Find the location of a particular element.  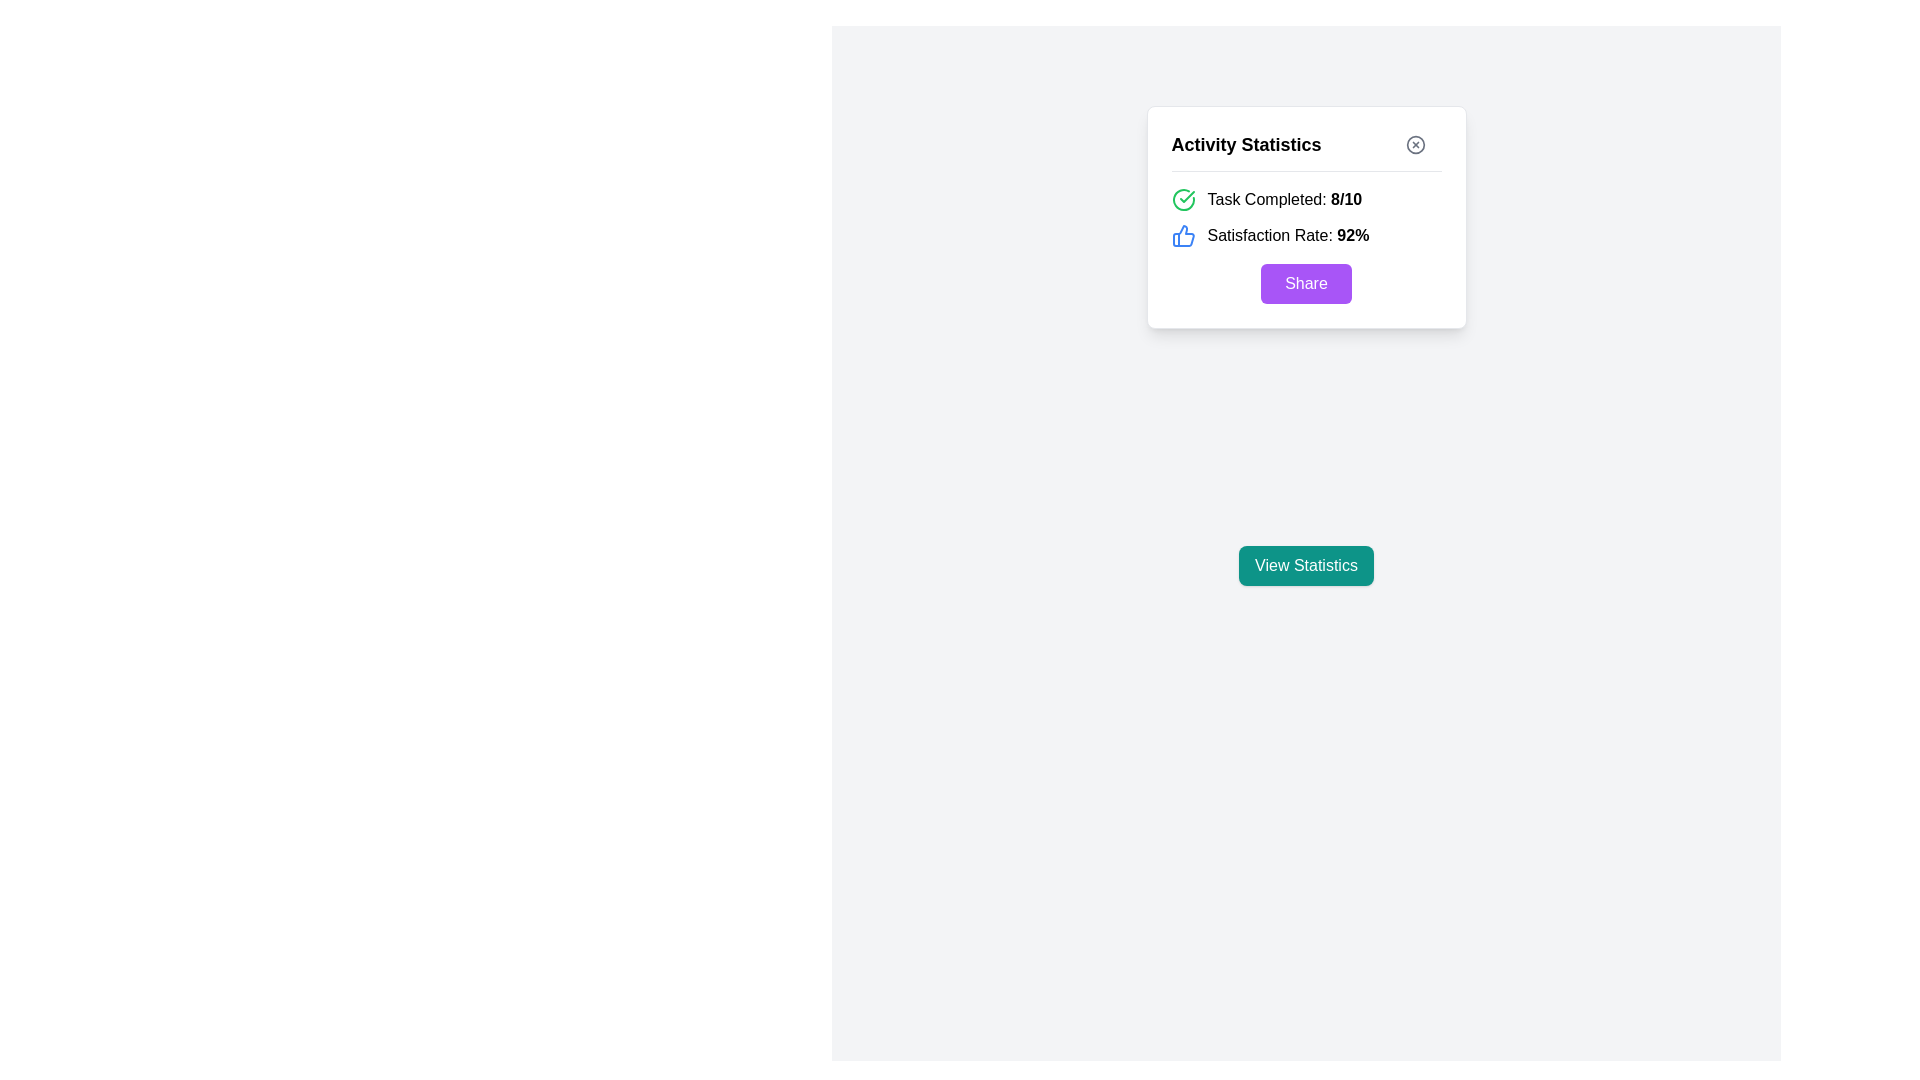

the close icon button located at the top-right corner of the 'Activity Statistics' card is located at coordinates (1414, 144).